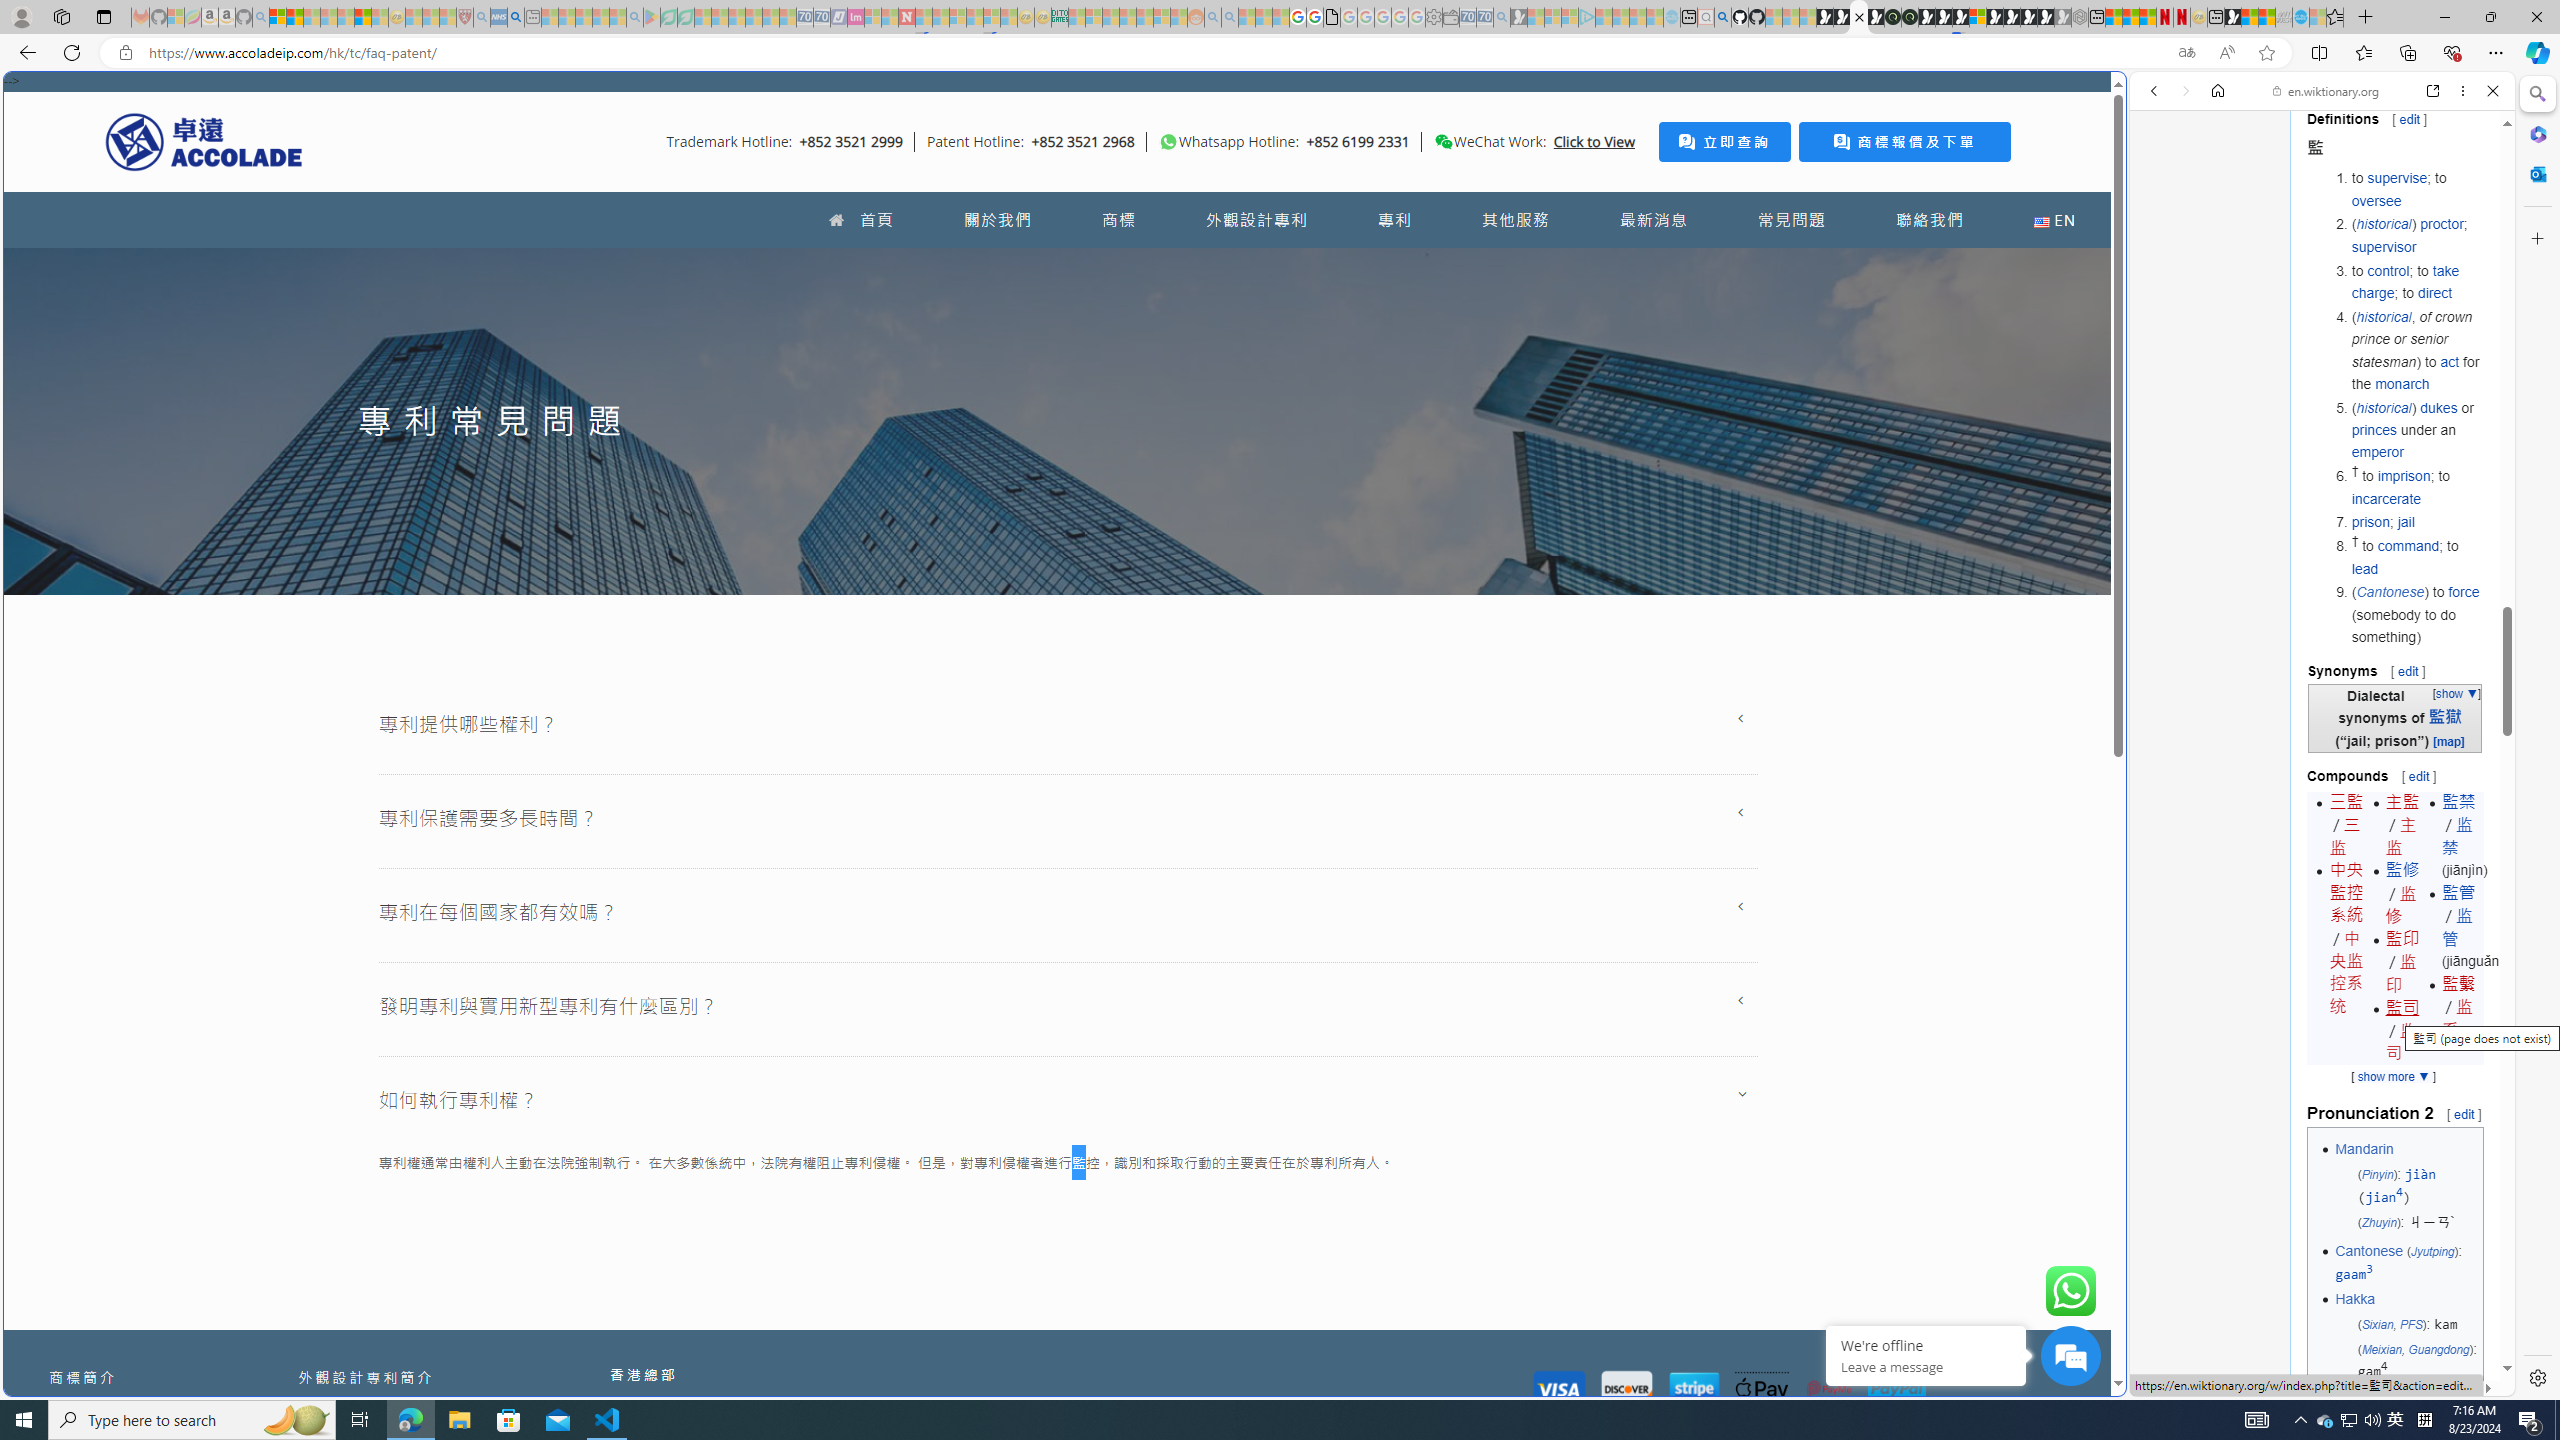  What do you see at coordinates (2535, 134) in the screenshot?
I see `'Microsoft 365'` at bounding box center [2535, 134].